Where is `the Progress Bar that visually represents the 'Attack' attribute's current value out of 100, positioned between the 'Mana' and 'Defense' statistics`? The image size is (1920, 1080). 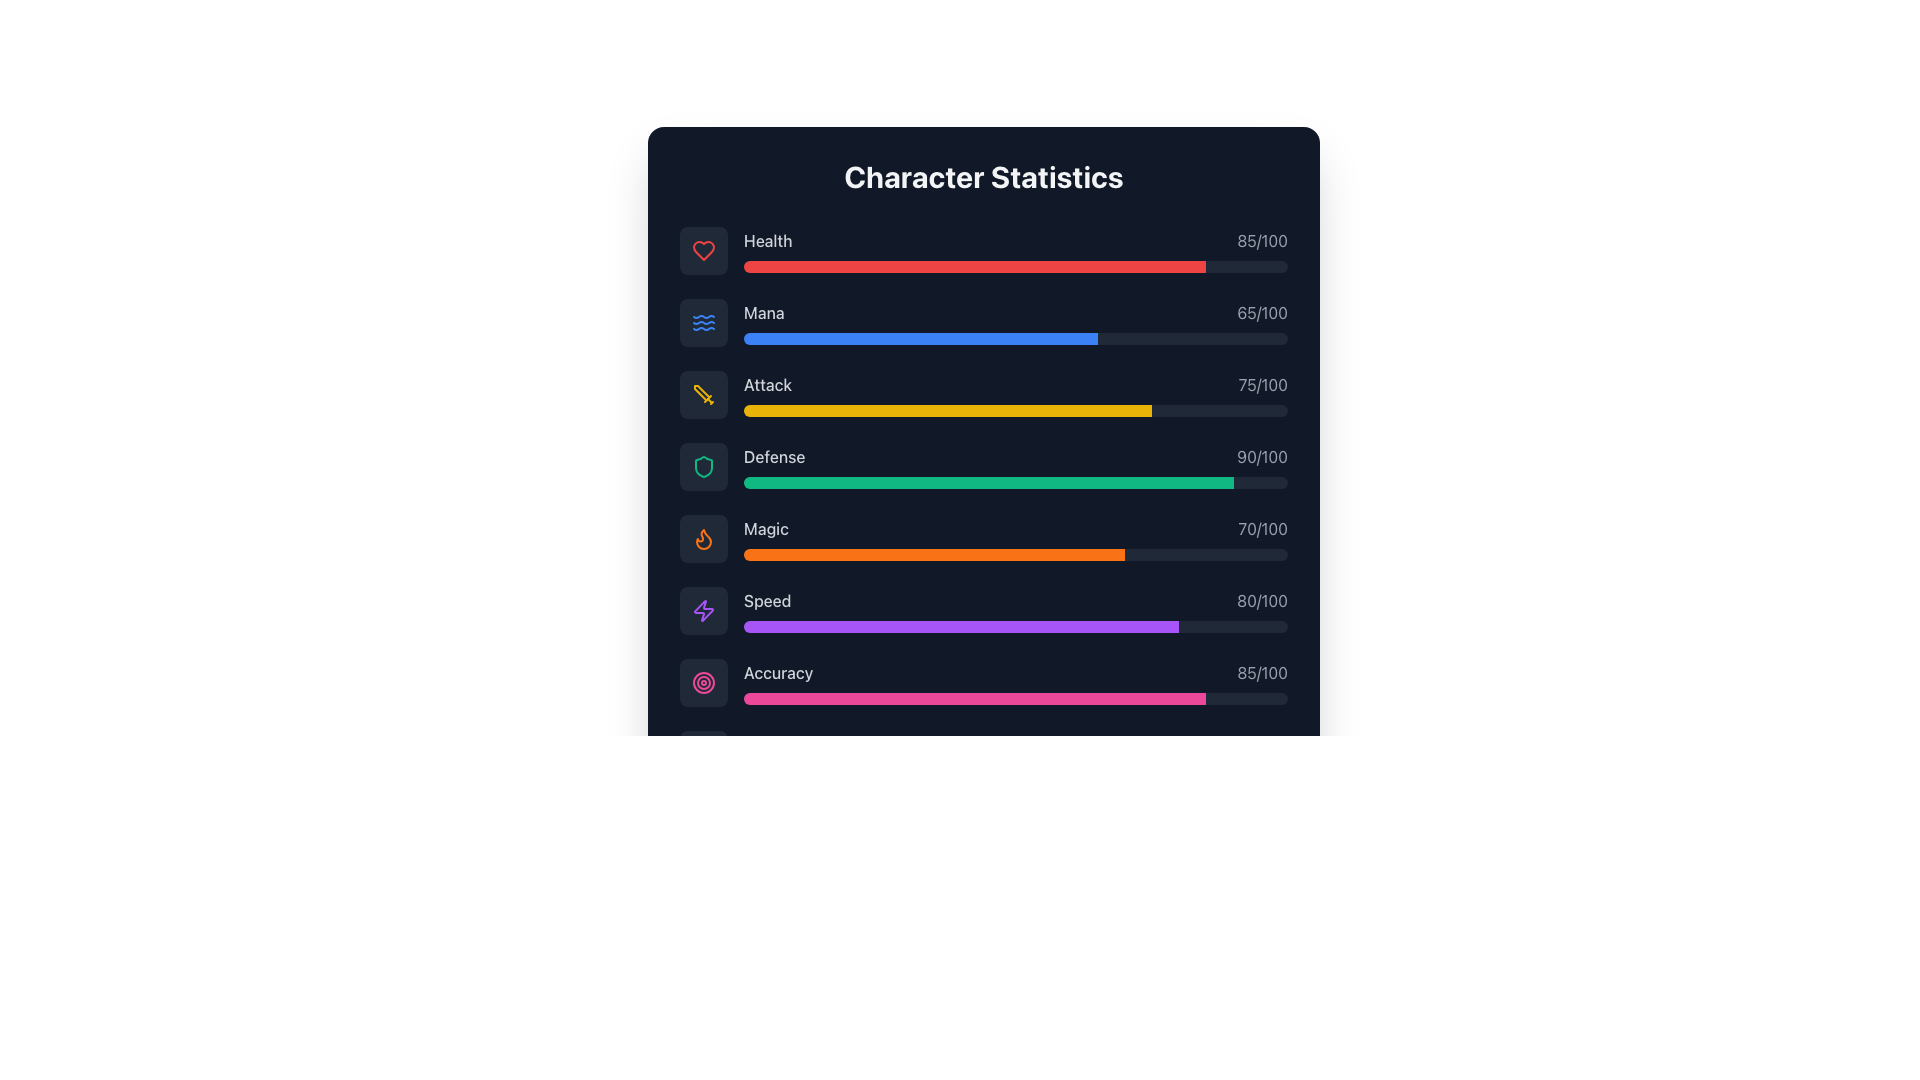
the Progress Bar that visually represents the 'Attack' attribute's current value out of 100, positioned between the 'Mana' and 'Defense' statistics is located at coordinates (1016, 394).